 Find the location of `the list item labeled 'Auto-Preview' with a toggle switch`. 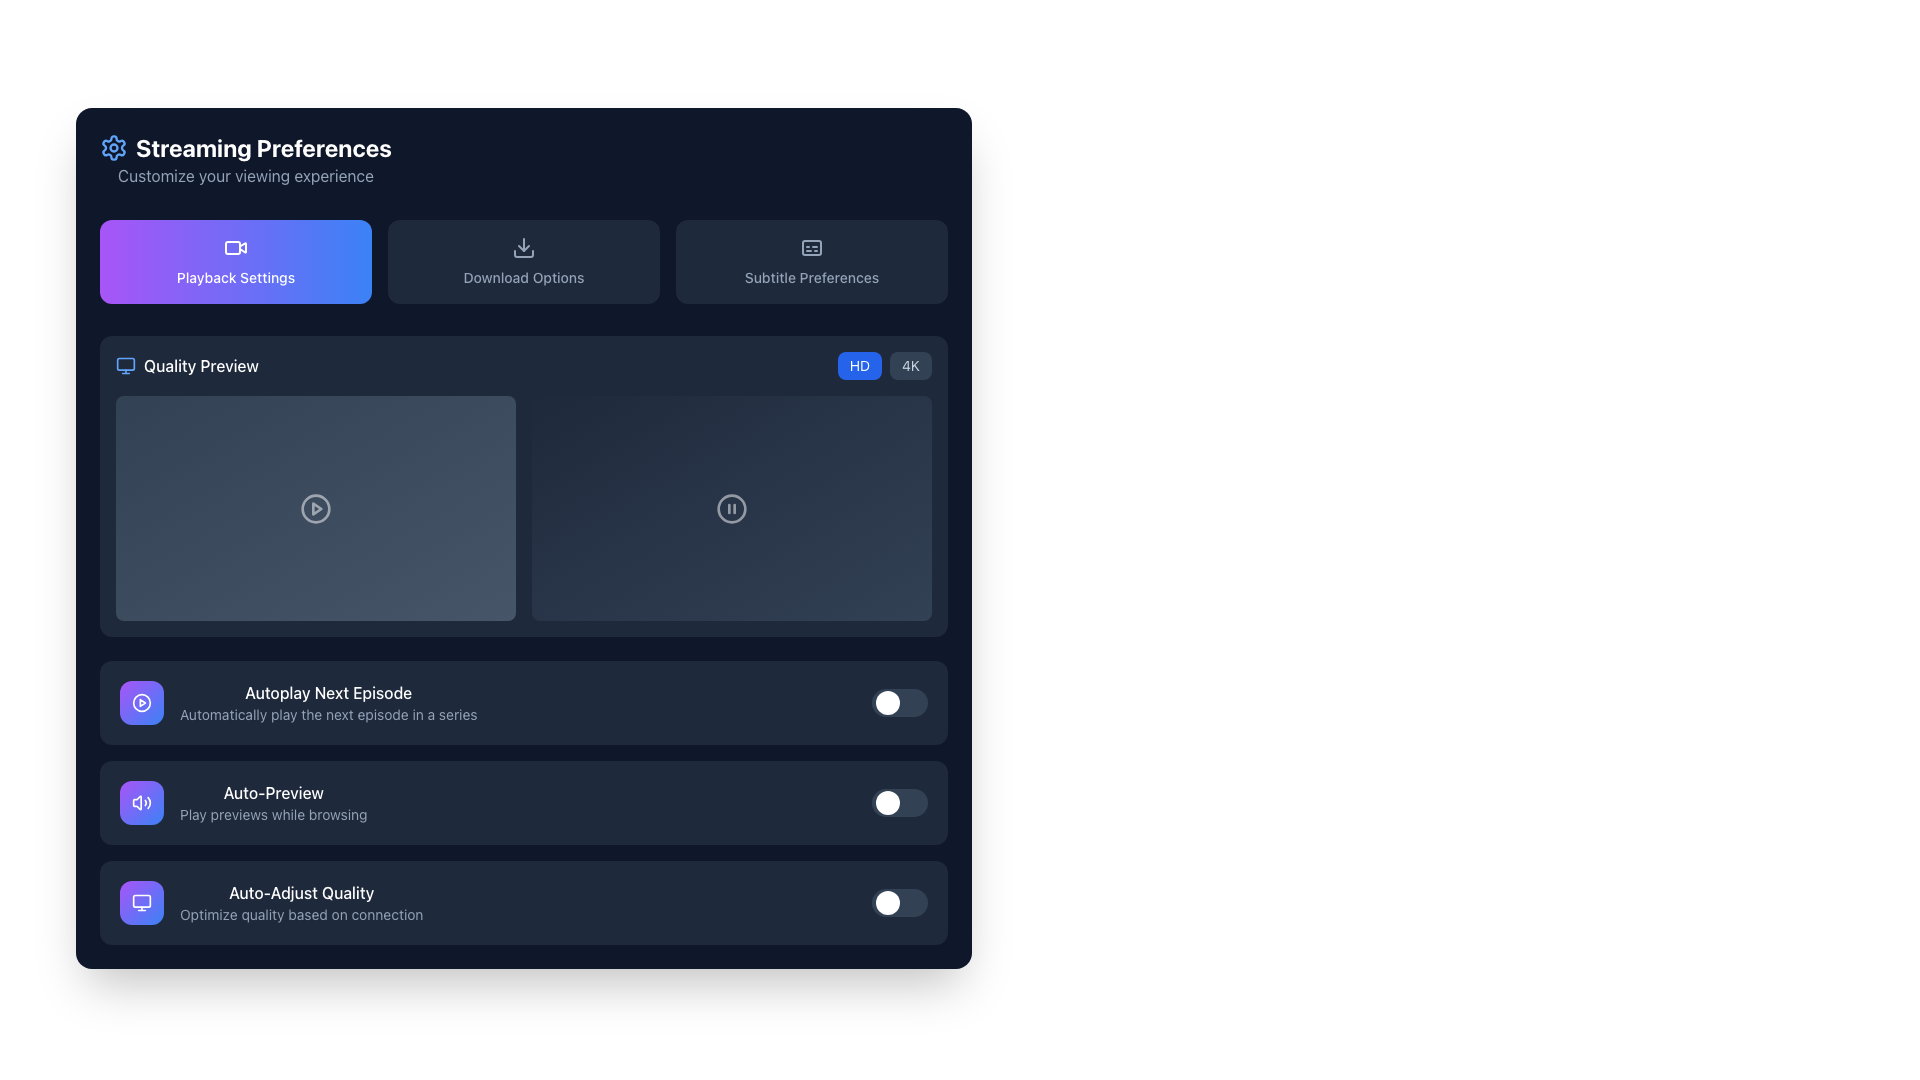

the list item labeled 'Auto-Preview' with a toggle switch is located at coordinates (523, 801).